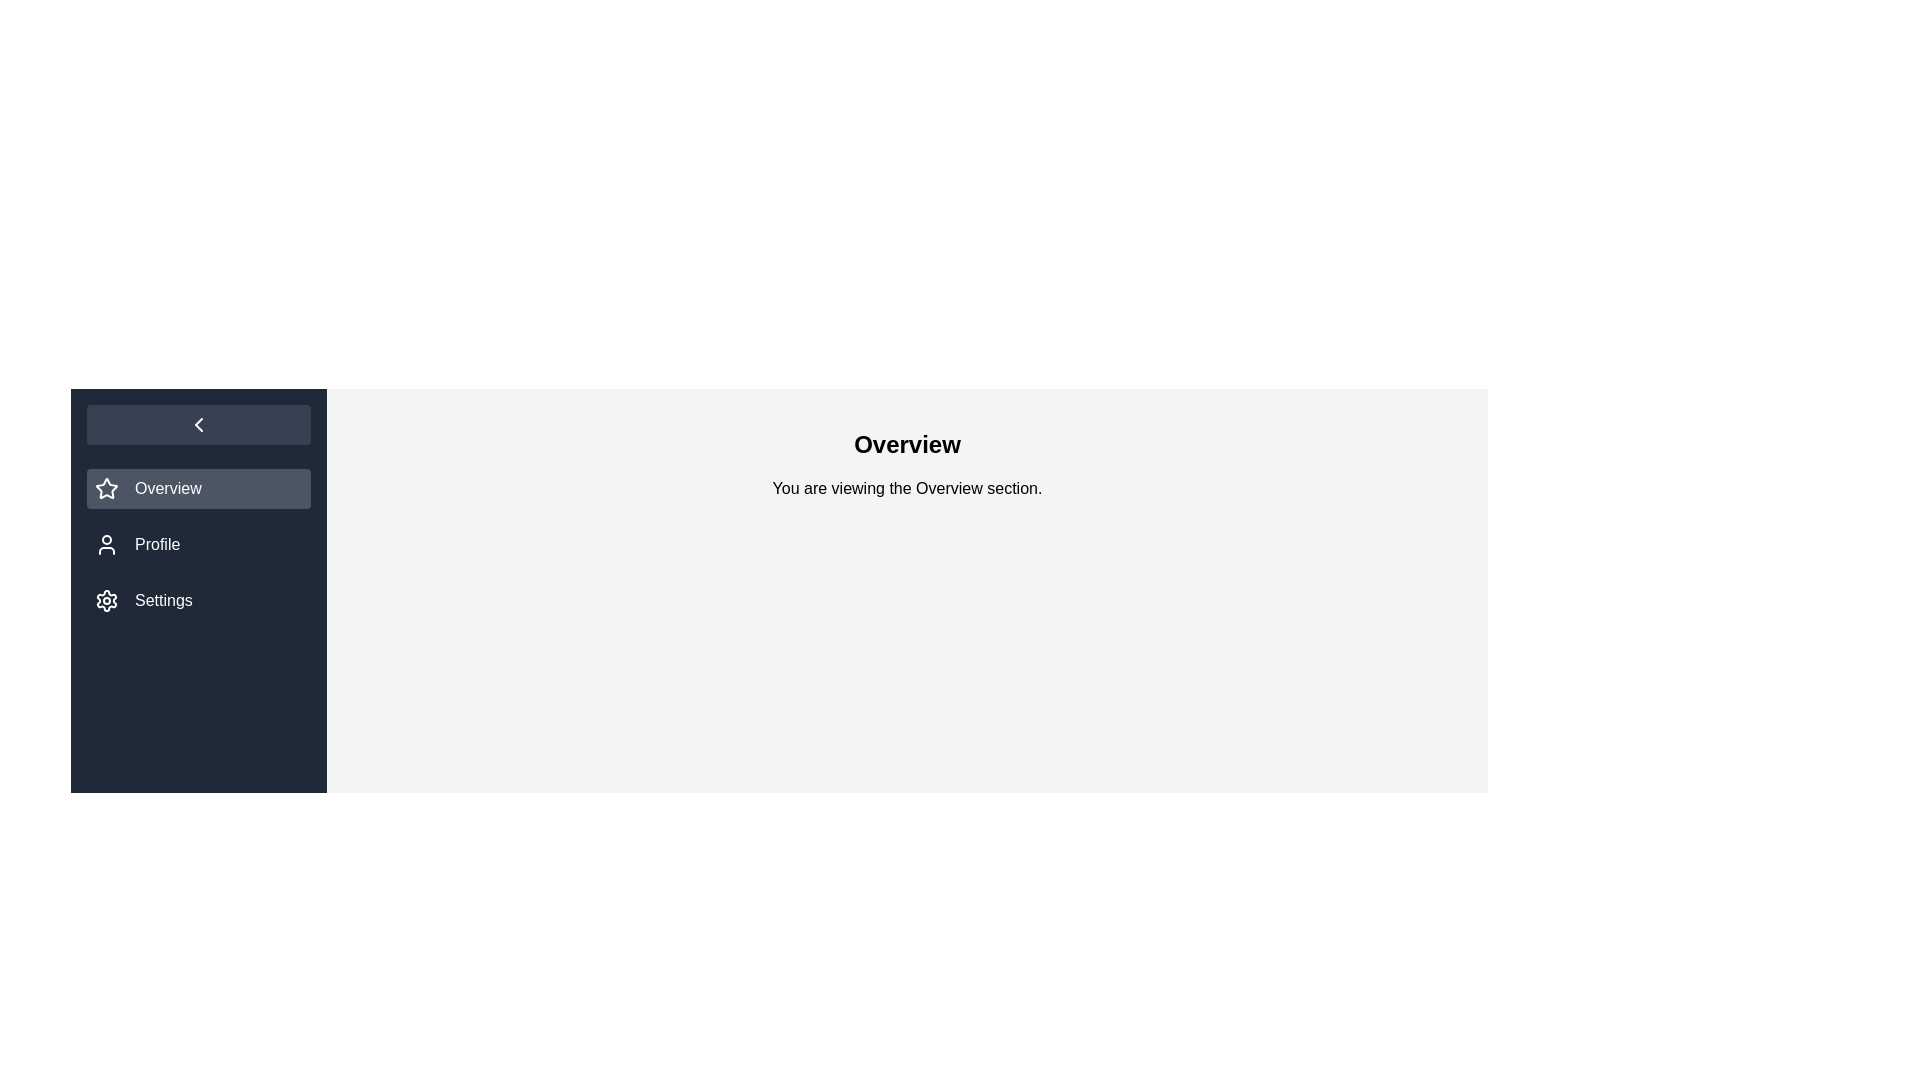 The height and width of the screenshot is (1080, 1920). What do you see at coordinates (198, 600) in the screenshot?
I see `the Settings tab from the menu` at bounding box center [198, 600].